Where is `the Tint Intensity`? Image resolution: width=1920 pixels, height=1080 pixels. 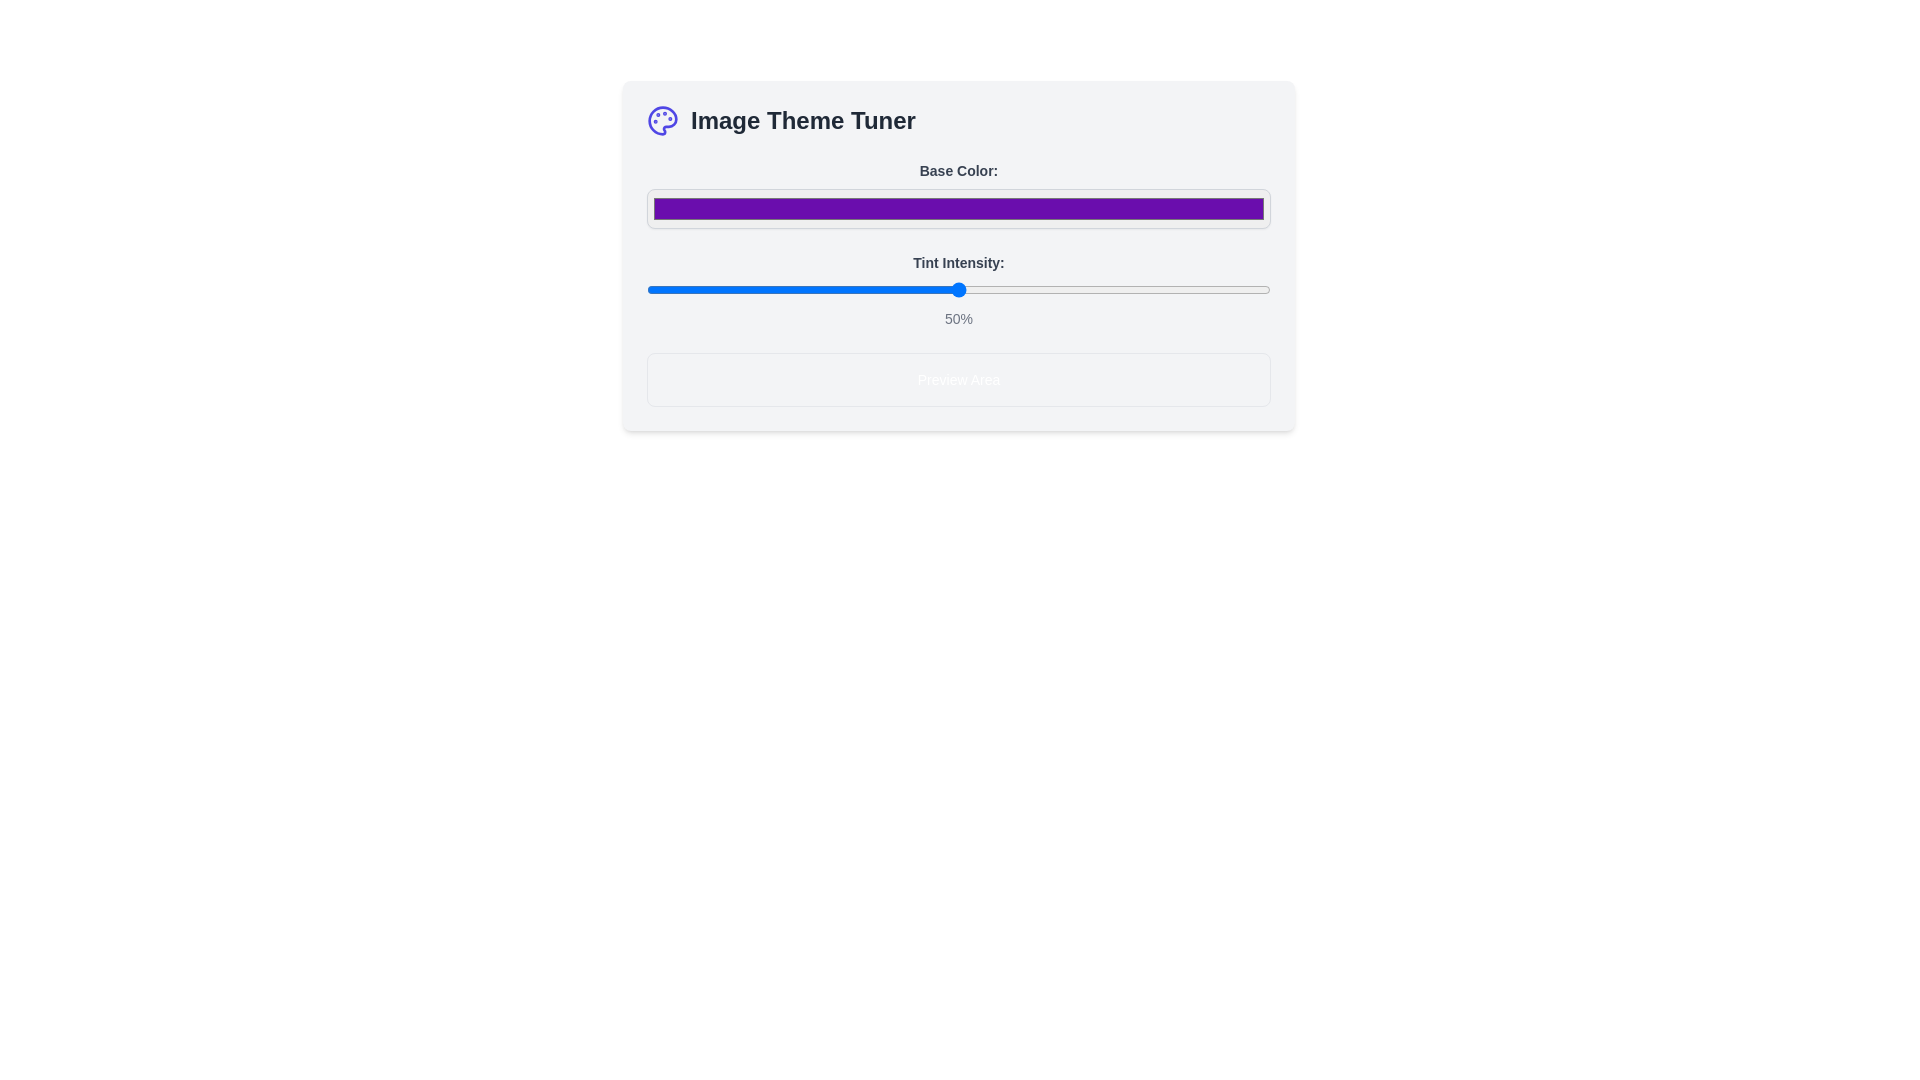 the Tint Intensity is located at coordinates (1263, 289).